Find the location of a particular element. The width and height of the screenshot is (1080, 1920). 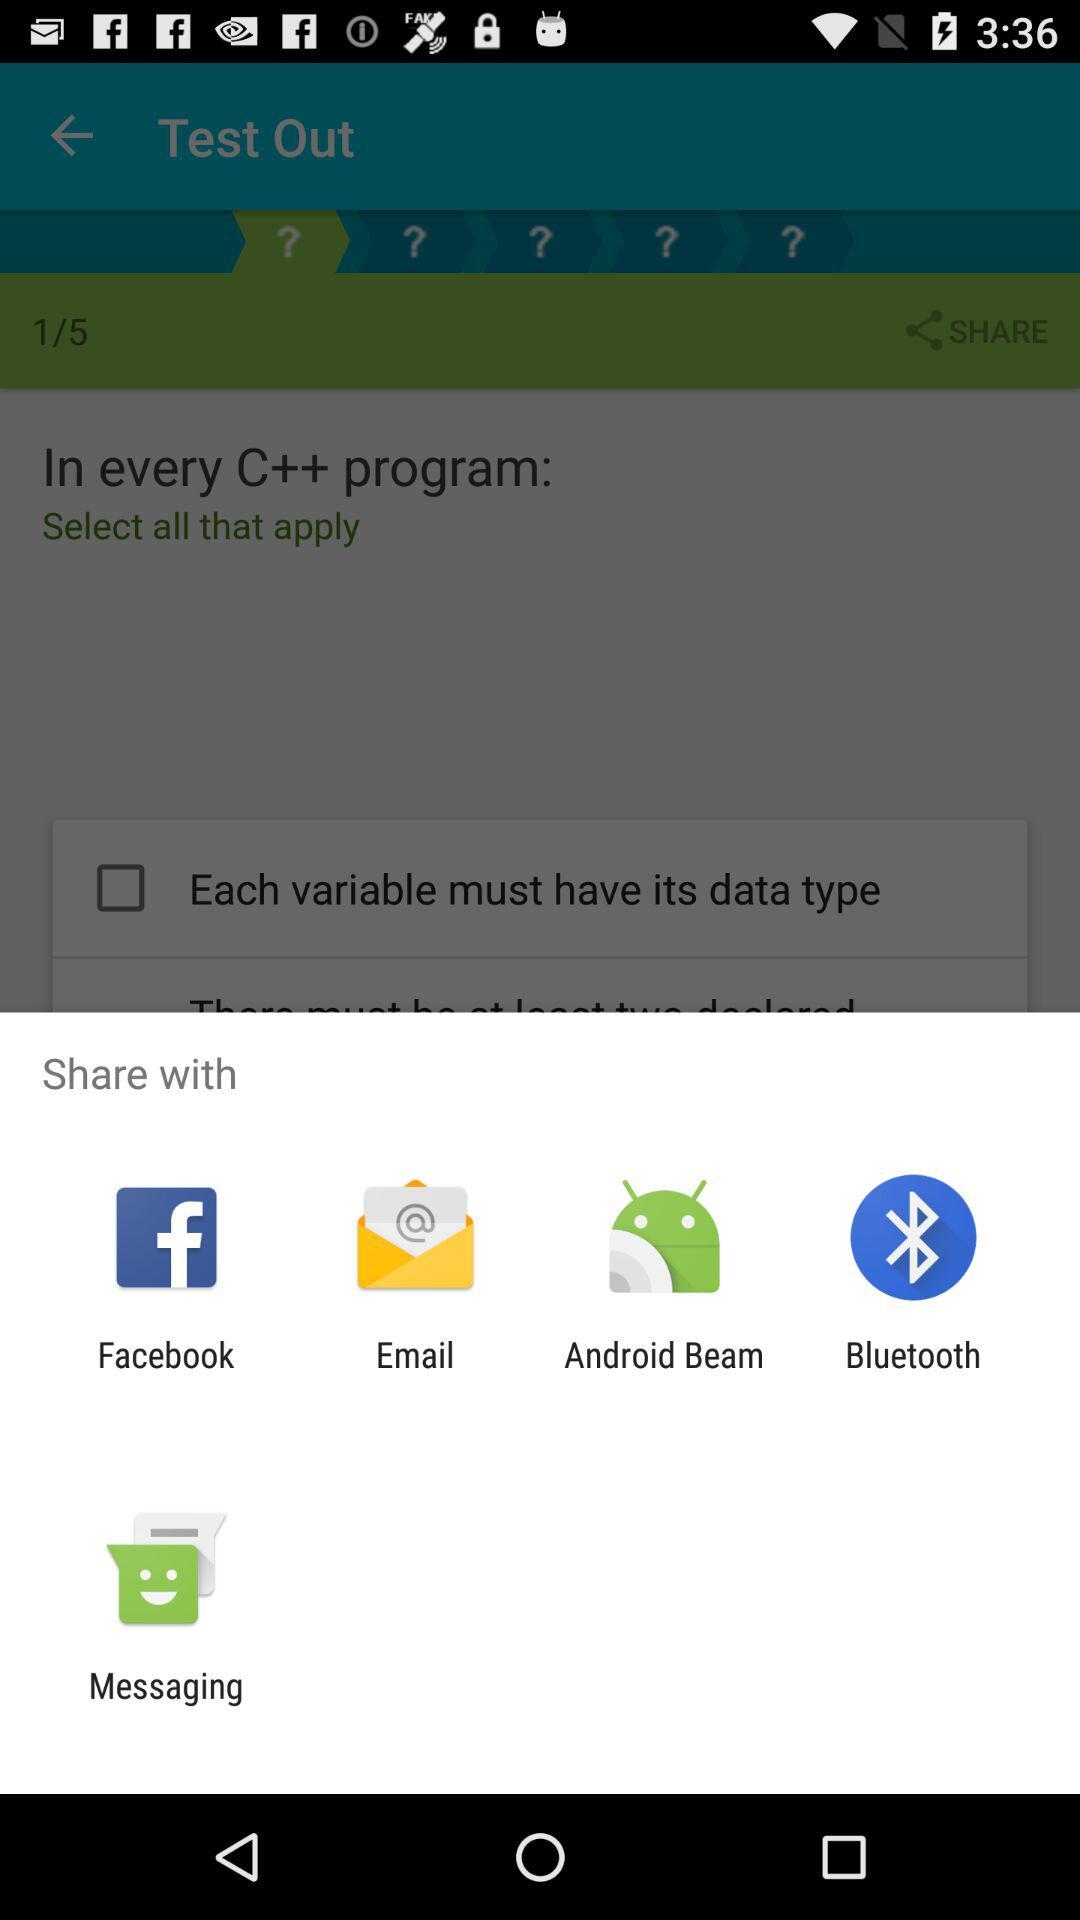

item next to bluetooth app is located at coordinates (664, 1374).